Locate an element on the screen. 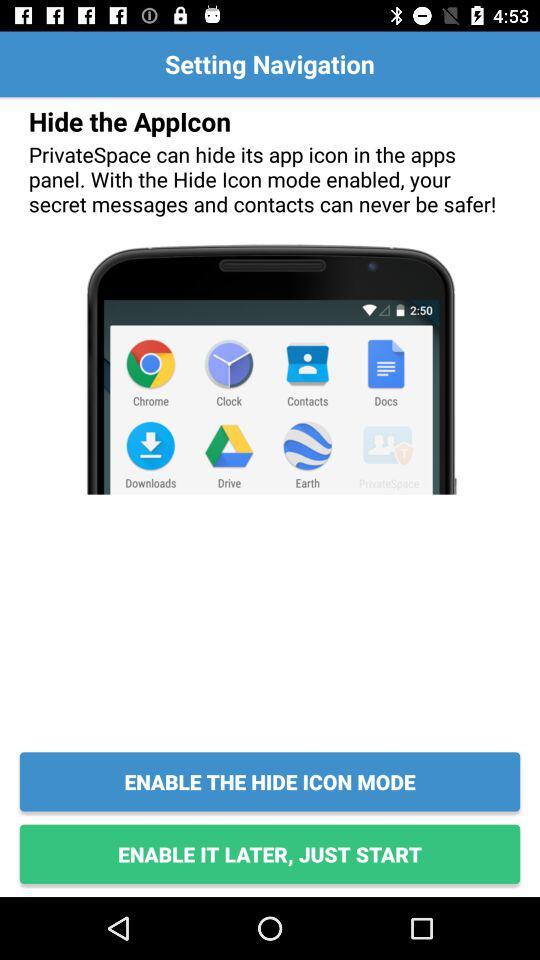 The image size is (540, 960). the enable it later icon is located at coordinates (270, 853).